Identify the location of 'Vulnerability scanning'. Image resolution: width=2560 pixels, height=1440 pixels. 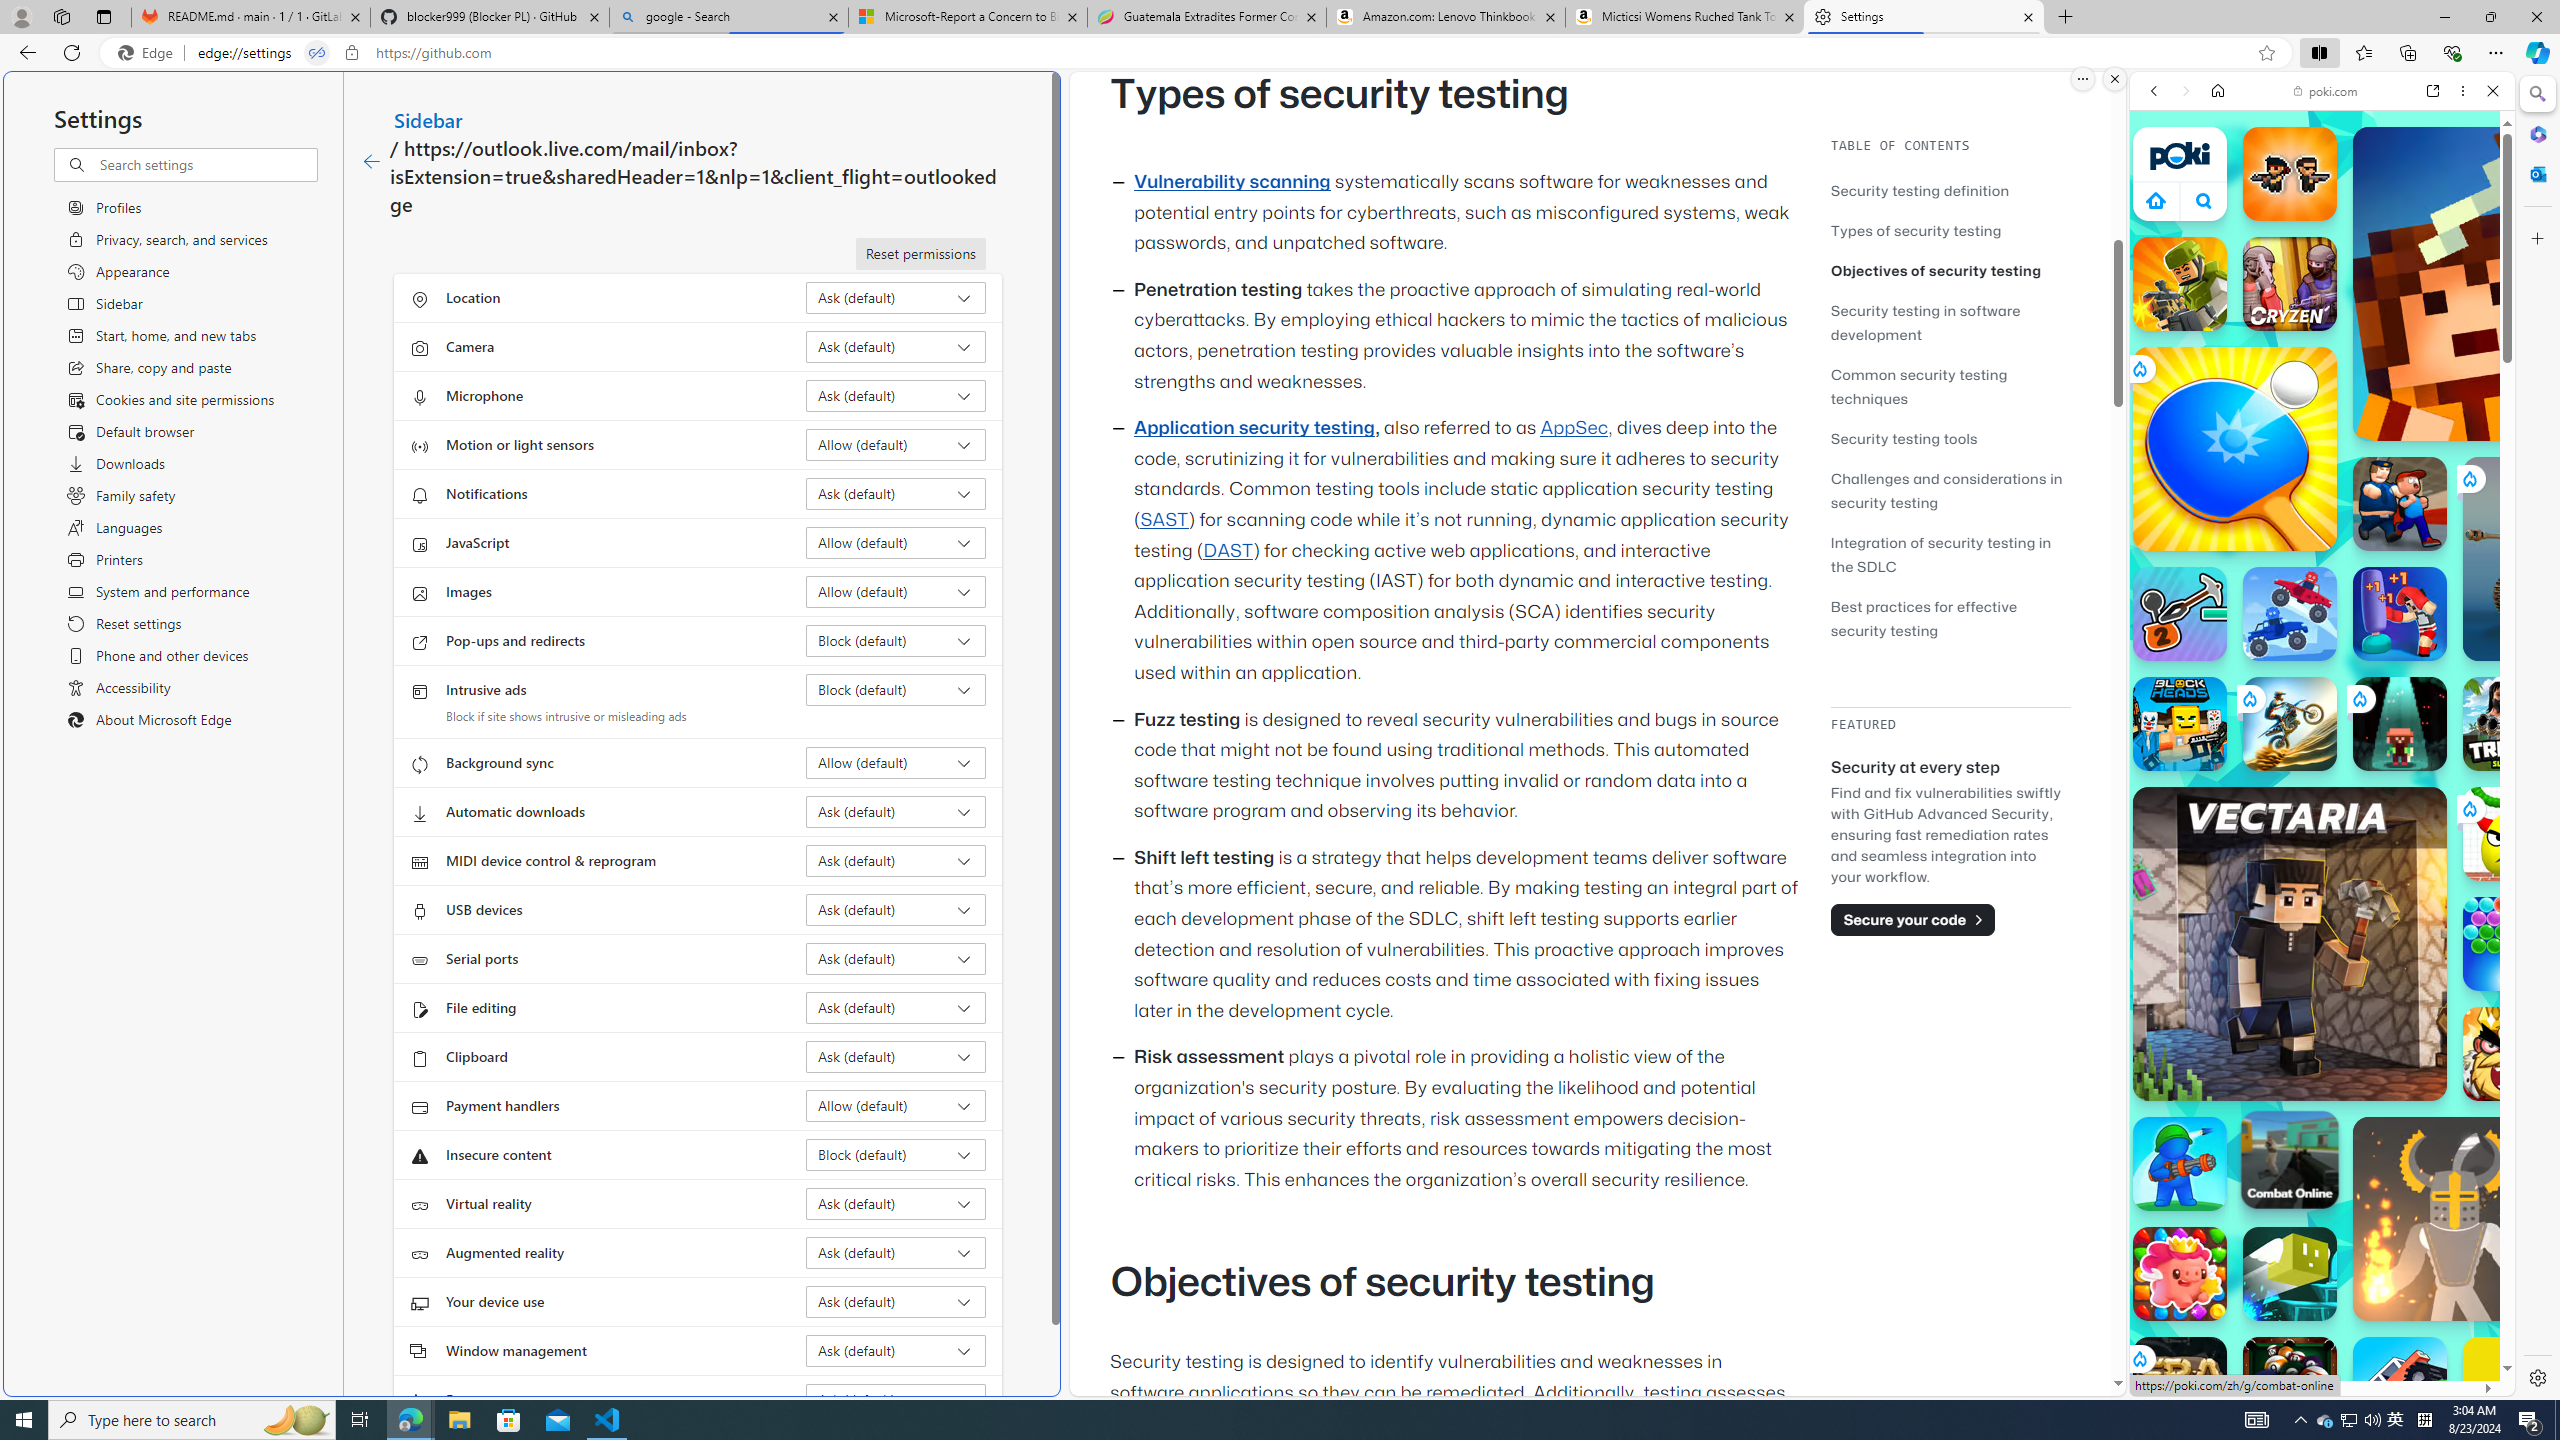
(1231, 181).